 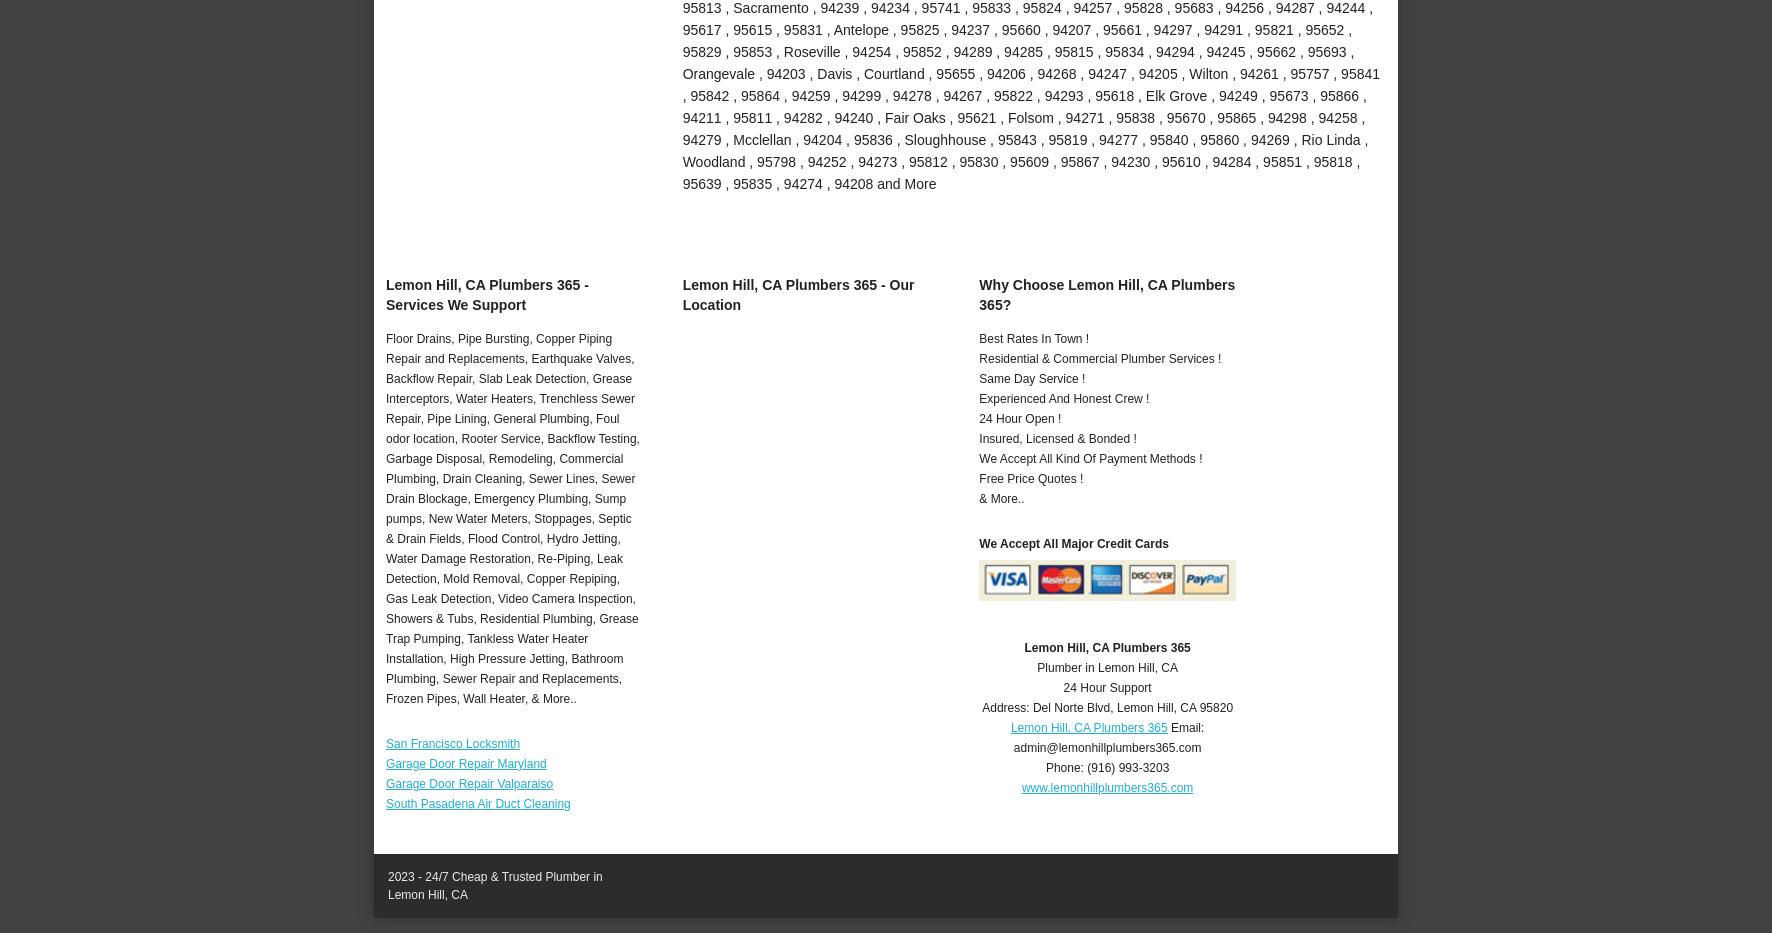 I want to click on '2023 - 24/7 Cheap & Trusted Plumber in Lemon Hill, CA', so click(x=493, y=885).